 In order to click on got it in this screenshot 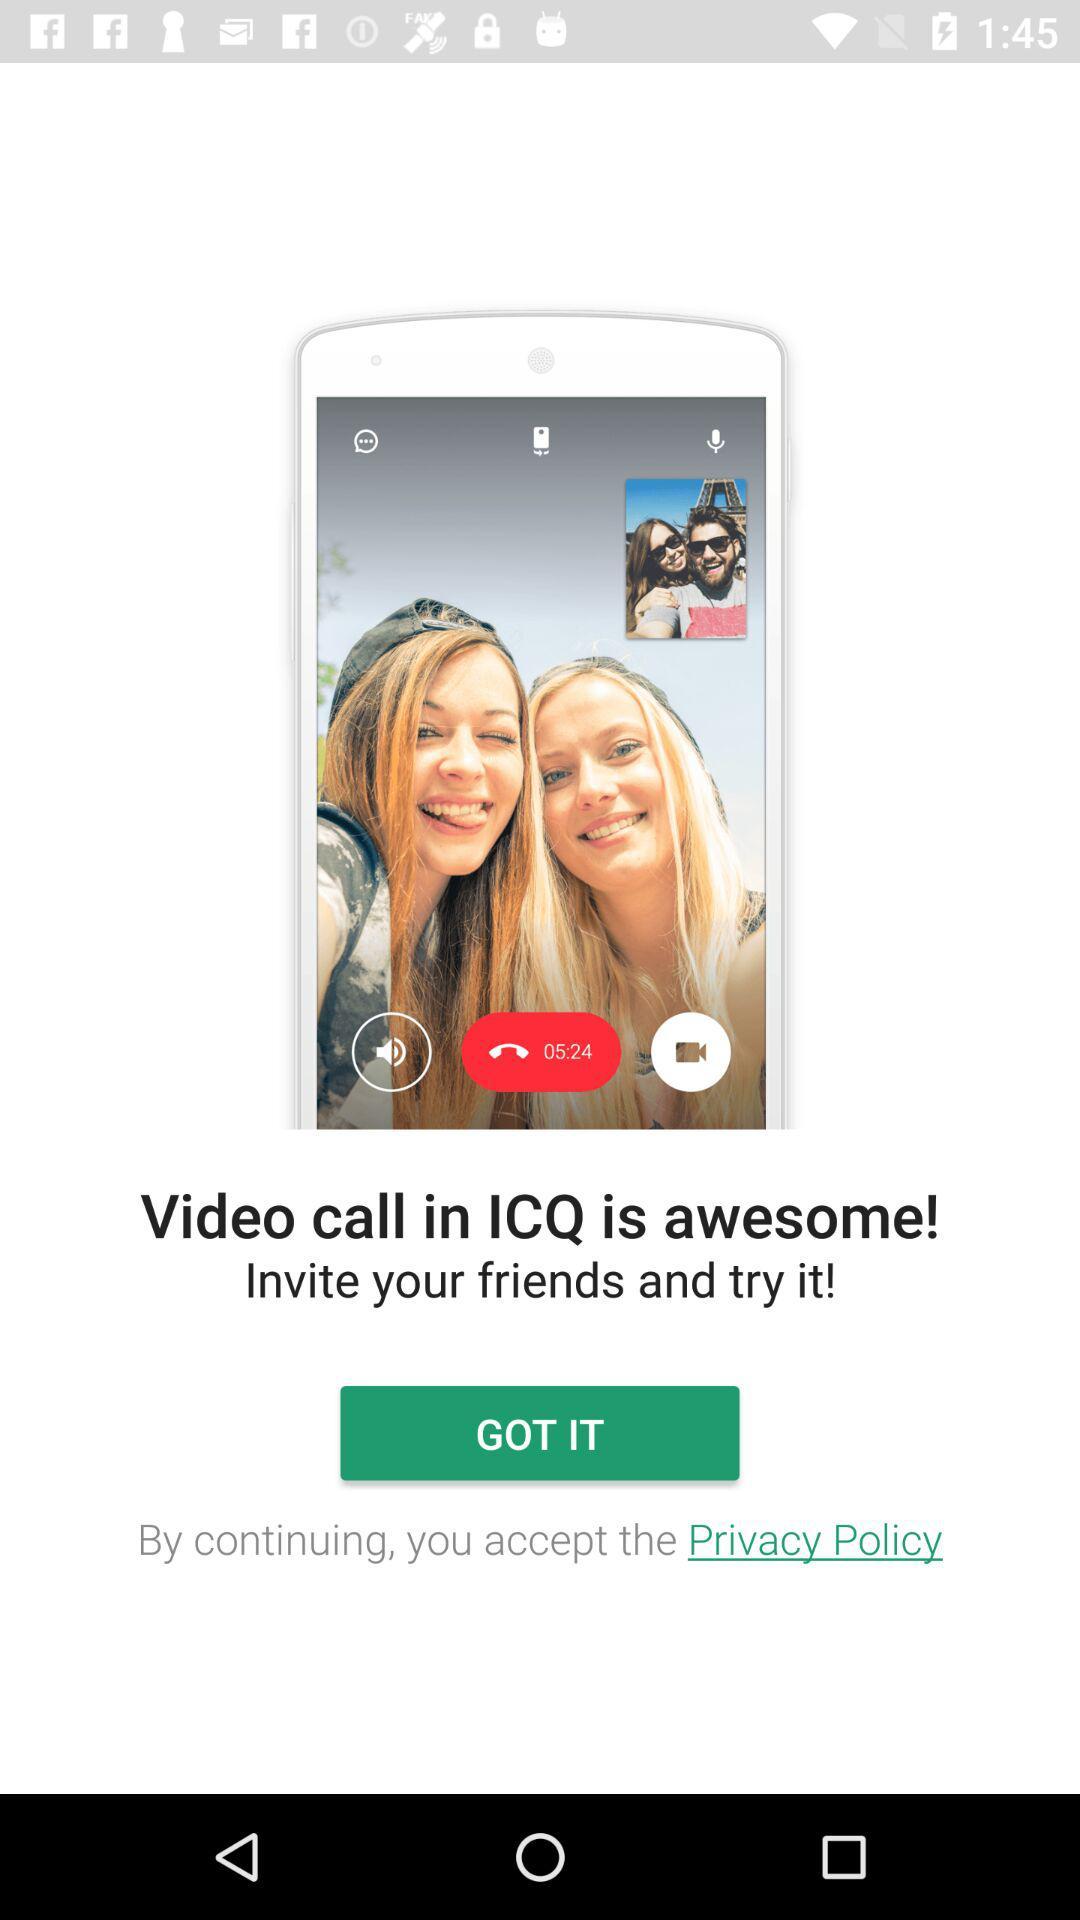, I will do `click(540, 1432)`.